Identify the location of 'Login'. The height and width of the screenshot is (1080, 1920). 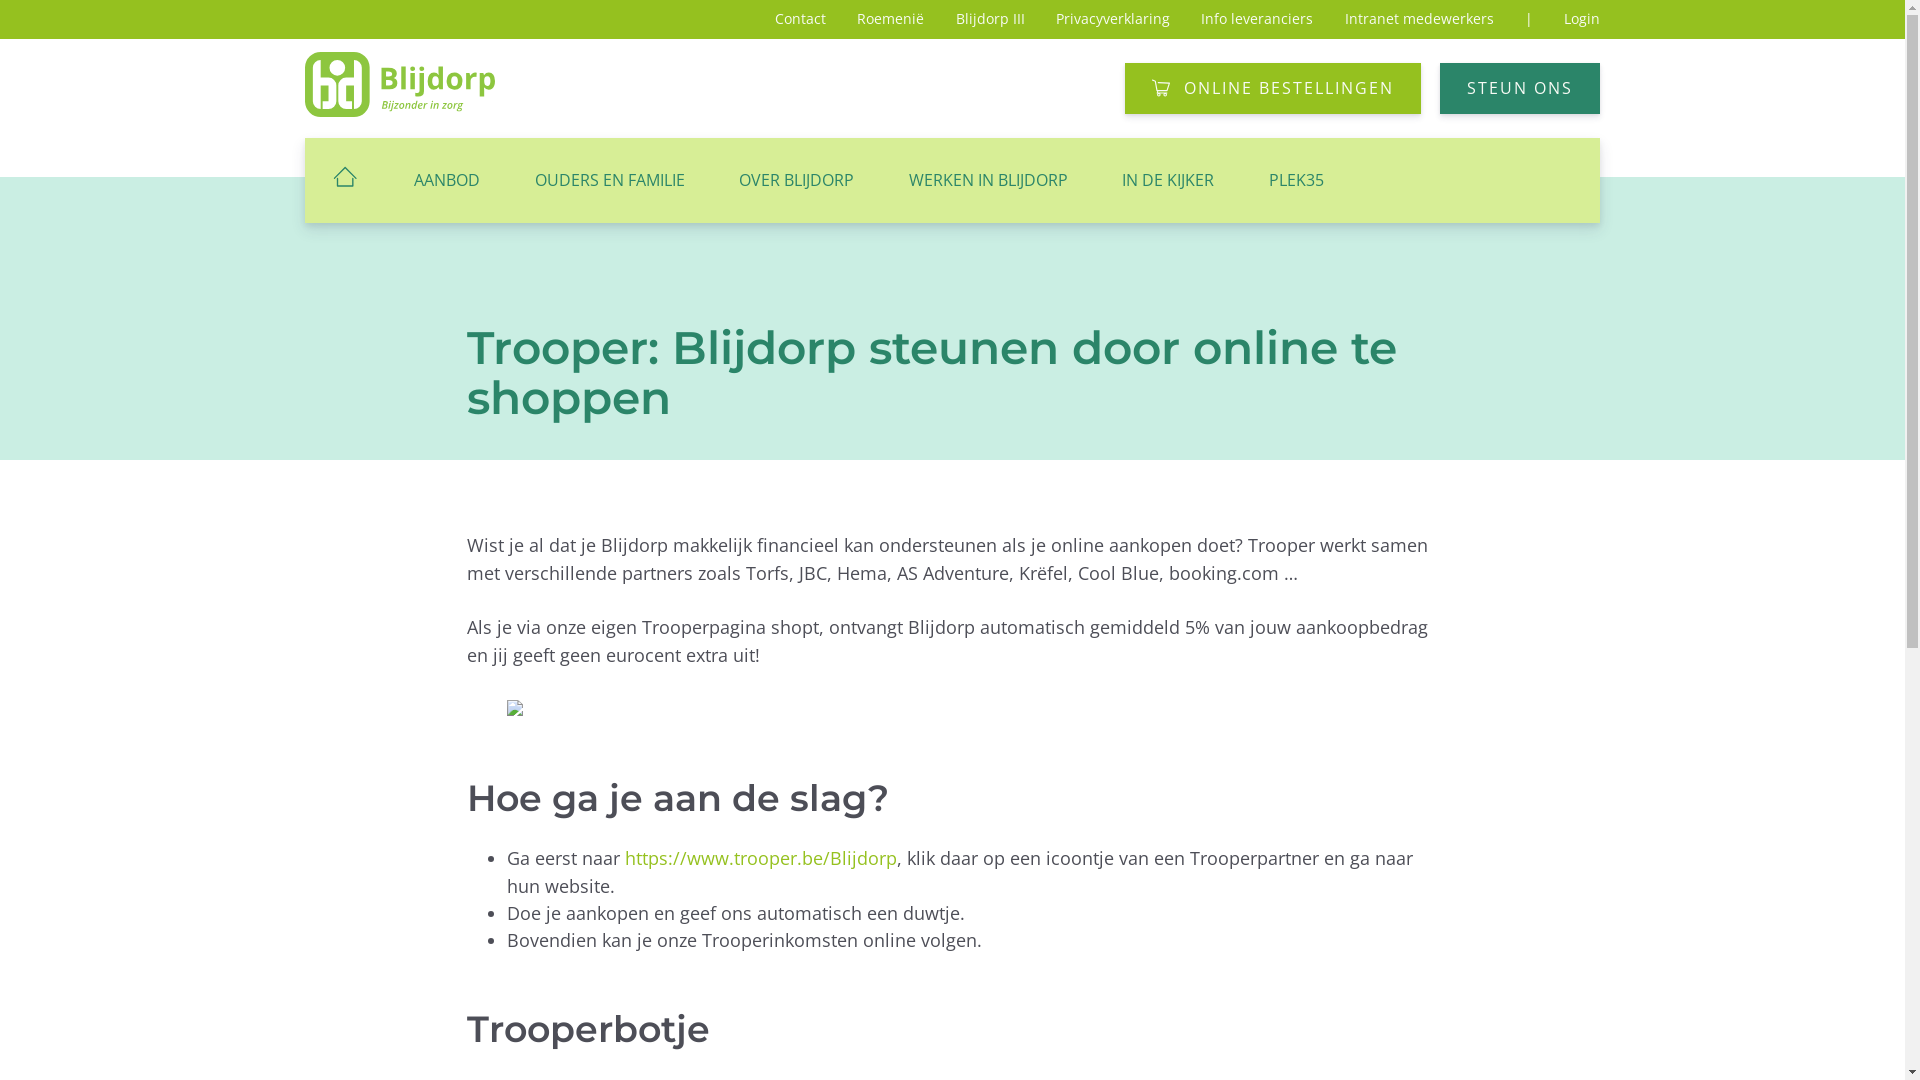
(1581, 18).